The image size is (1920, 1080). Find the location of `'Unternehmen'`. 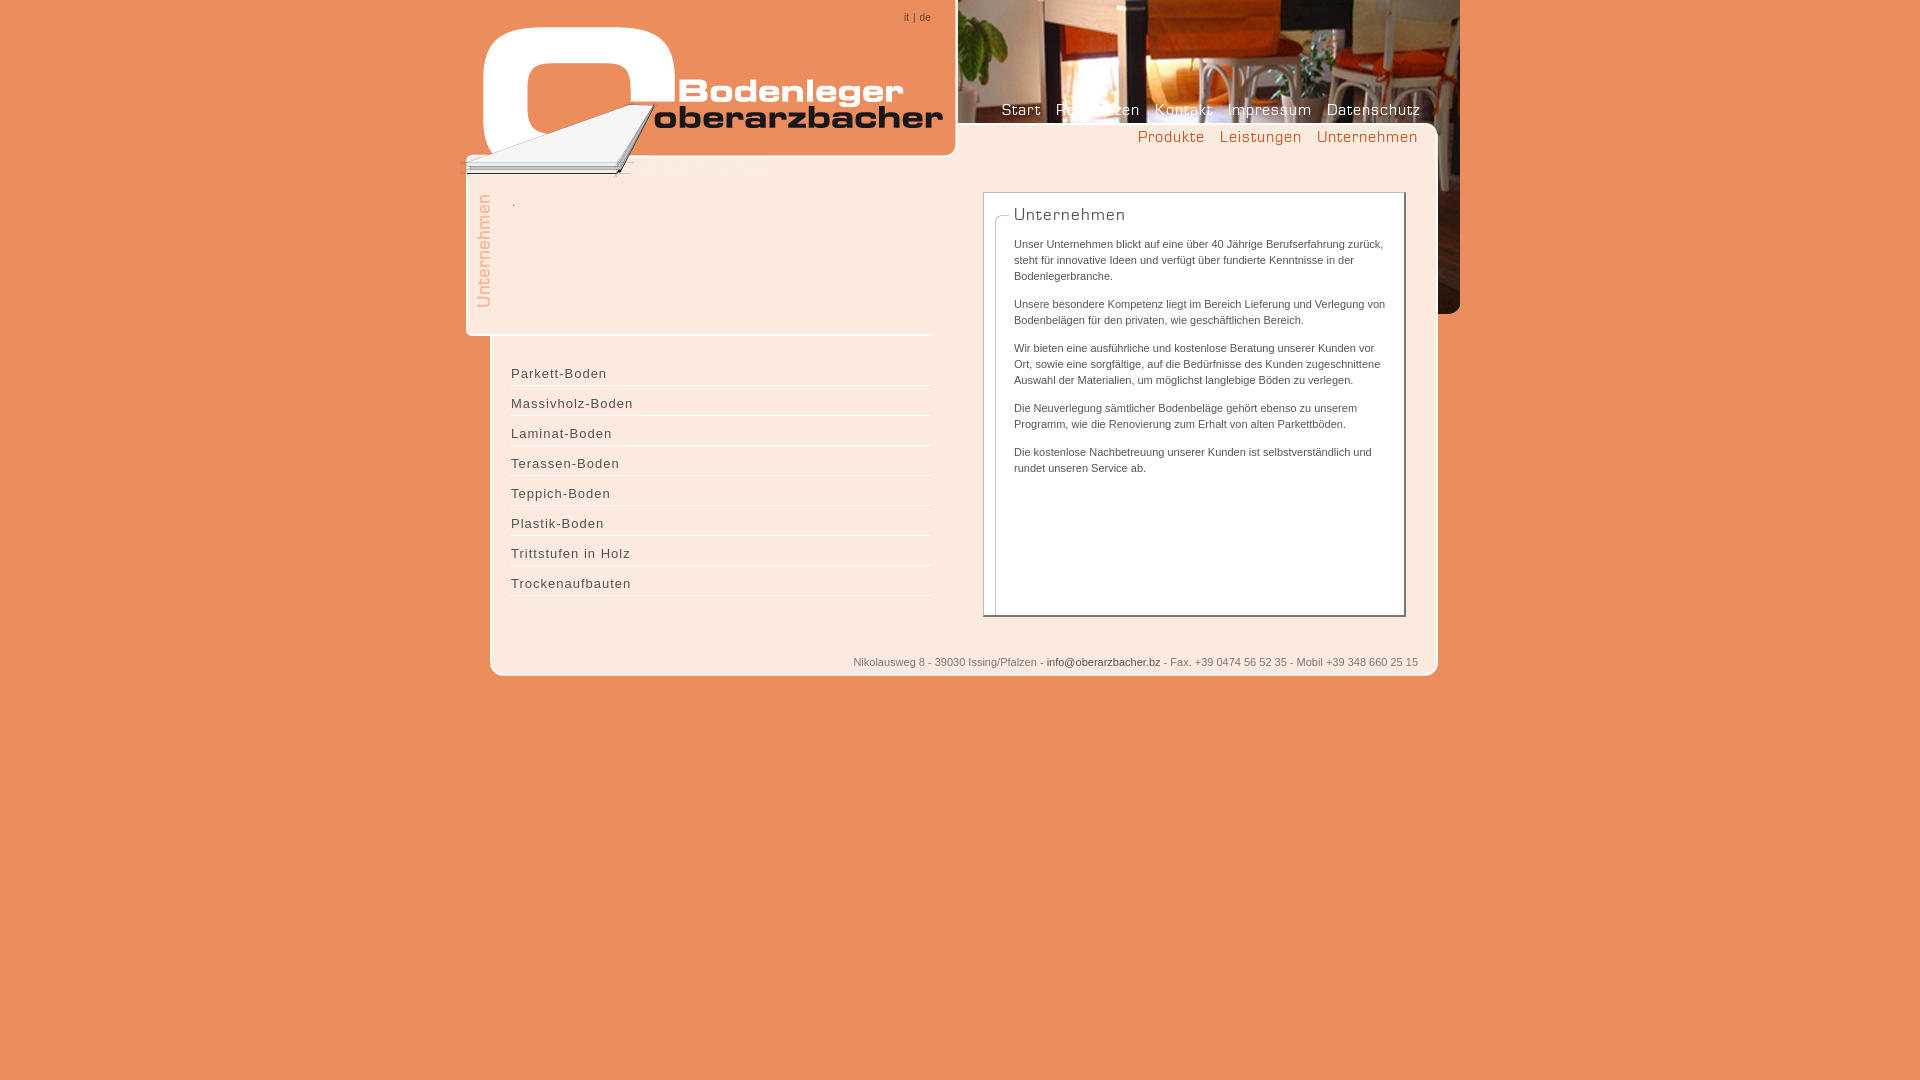

'Unternehmen' is located at coordinates (529, 204).